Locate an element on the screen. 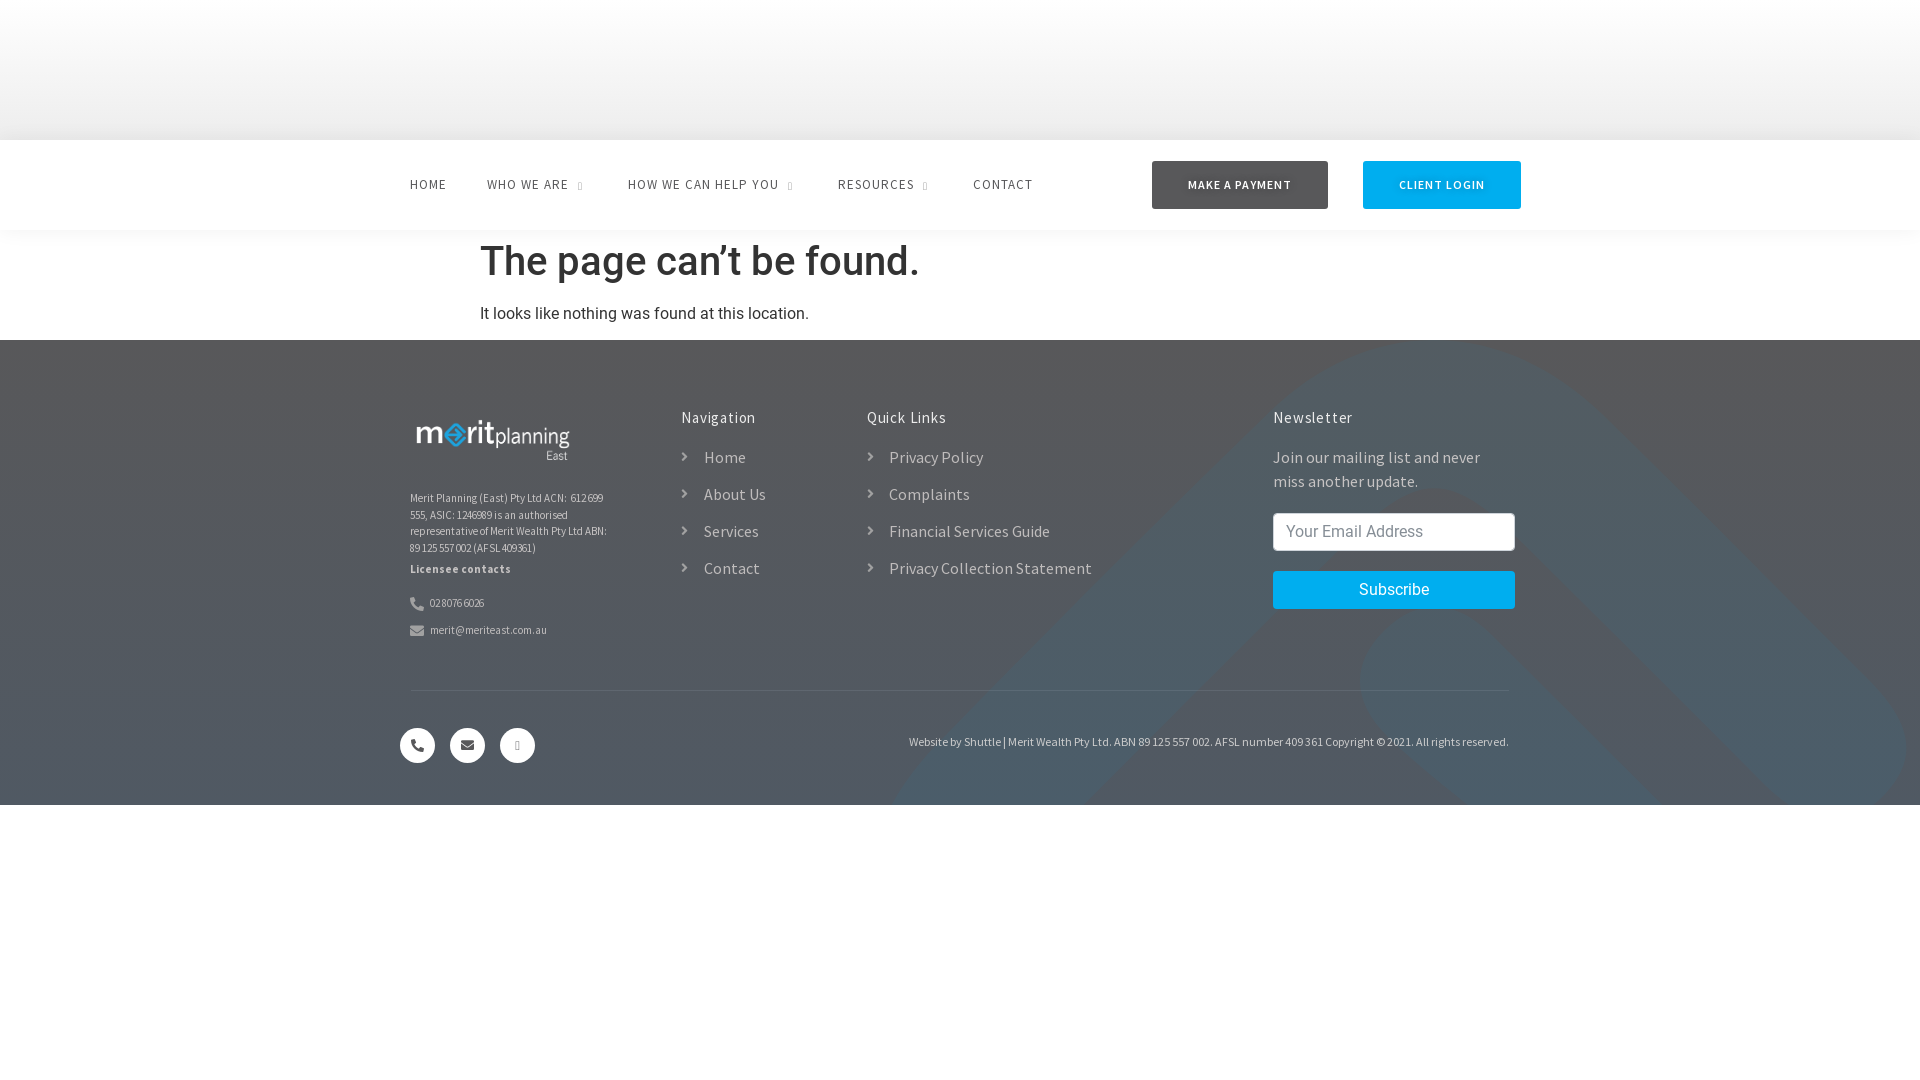 The image size is (1920, 1080). 'Contact' is located at coordinates (762, 567).